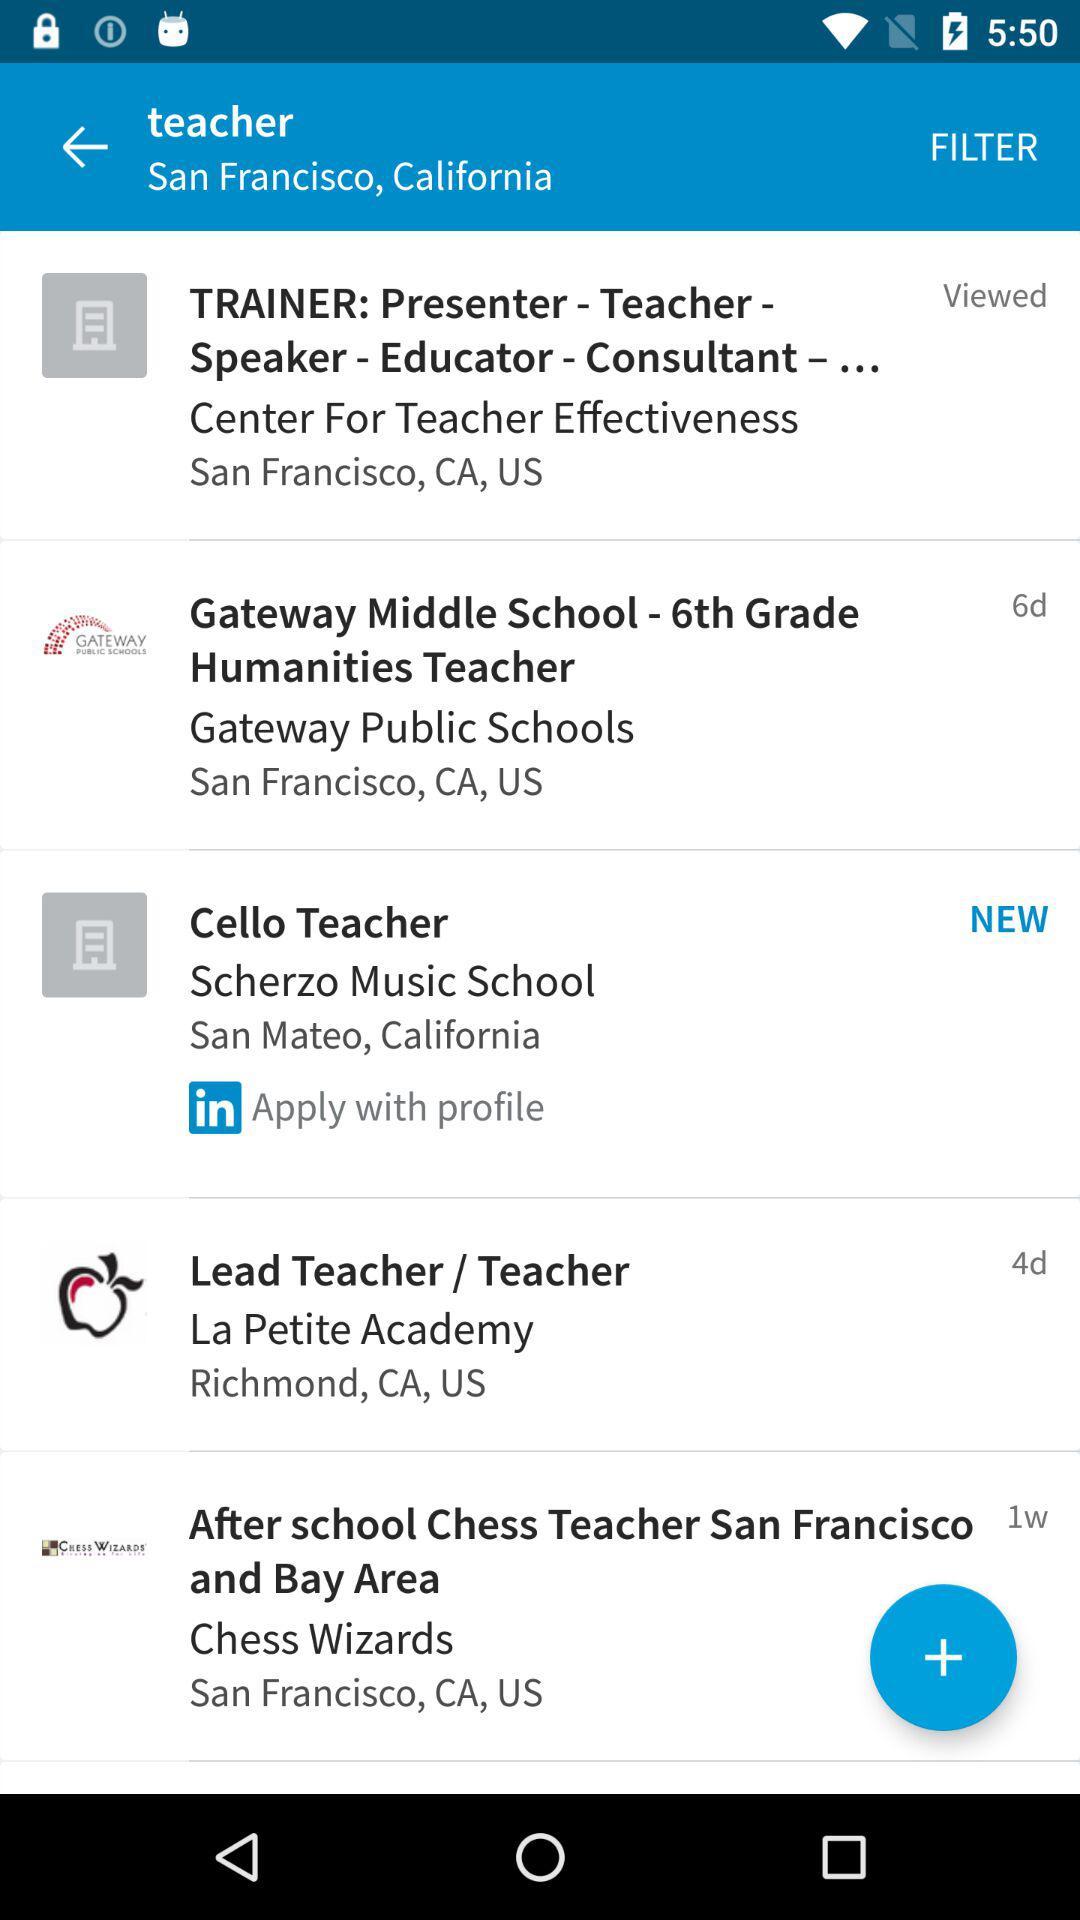 The height and width of the screenshot is (1920, 1080). What do you see at coordinates (83, 146) in the screenshot?
I see `the arrow_backward icon` at bounding box center [83, 146].